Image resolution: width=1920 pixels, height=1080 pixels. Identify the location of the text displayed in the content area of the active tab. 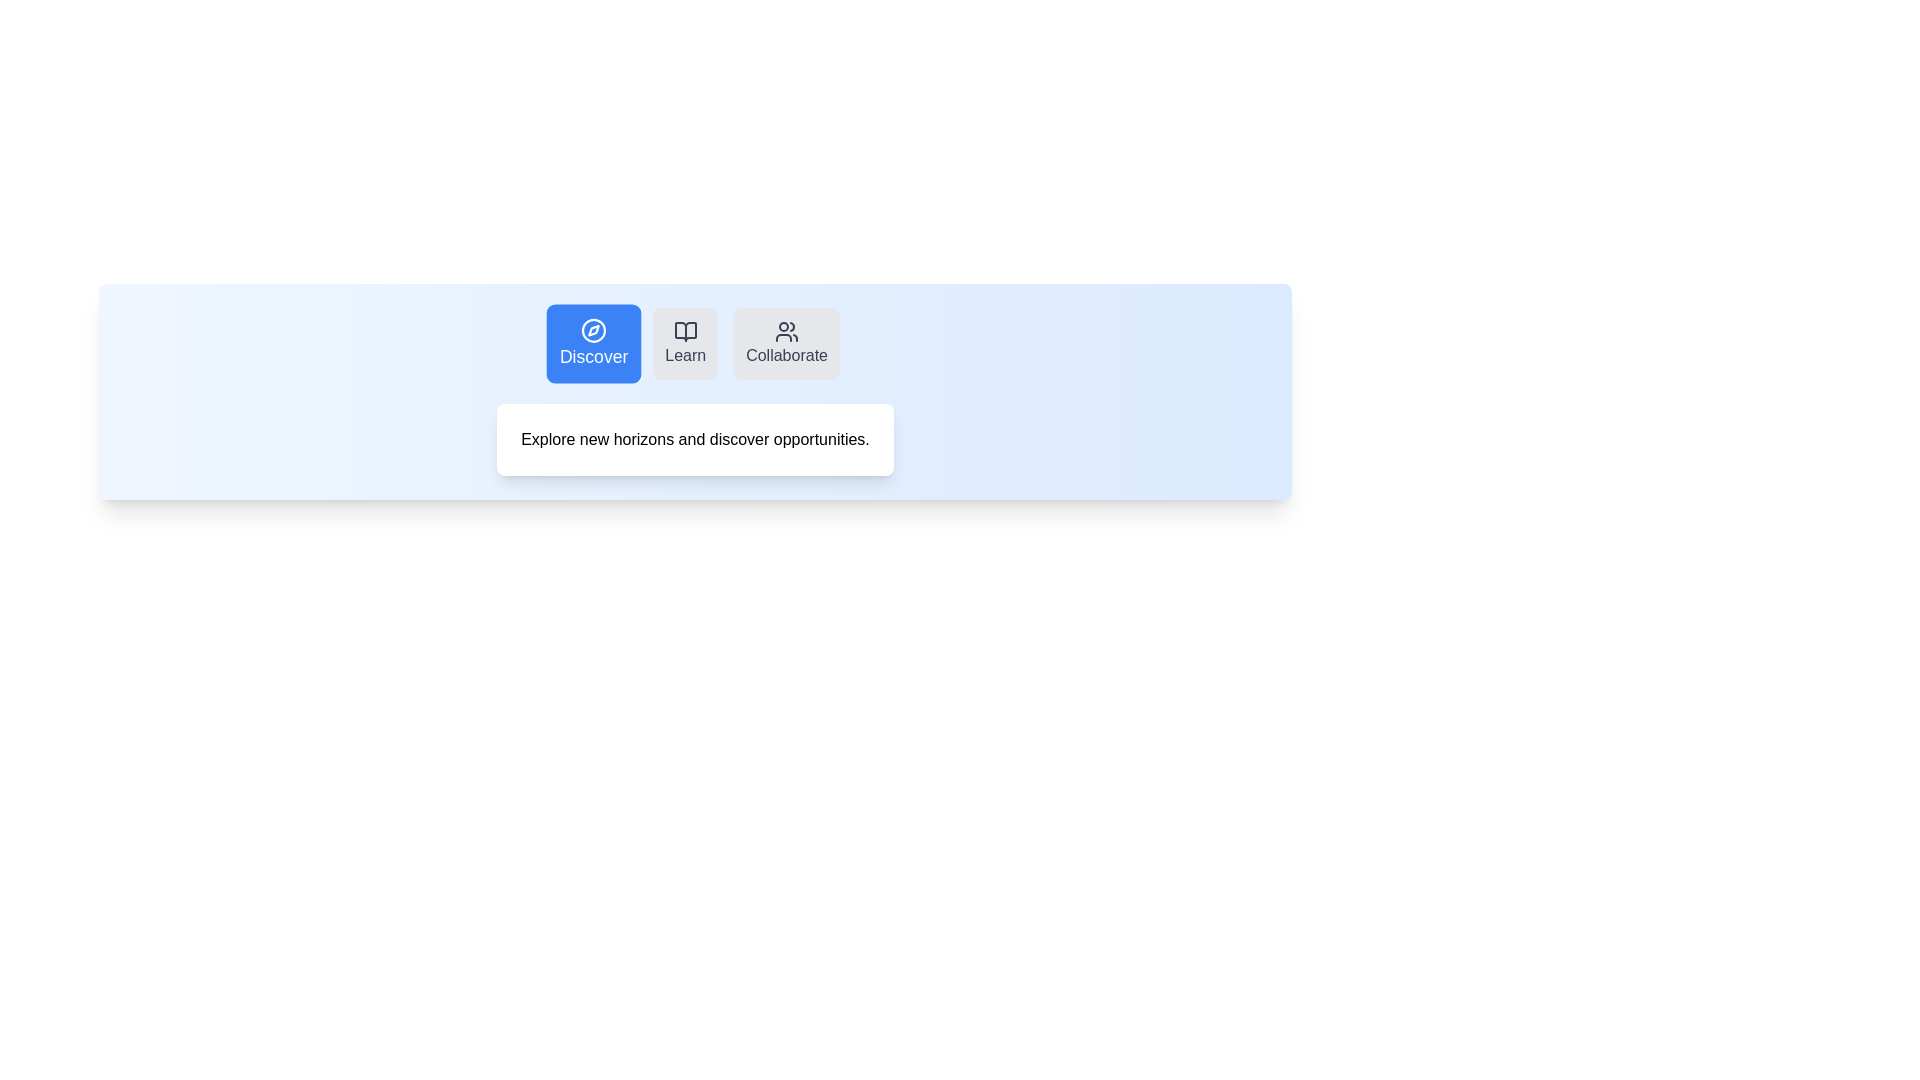
(695, 438).